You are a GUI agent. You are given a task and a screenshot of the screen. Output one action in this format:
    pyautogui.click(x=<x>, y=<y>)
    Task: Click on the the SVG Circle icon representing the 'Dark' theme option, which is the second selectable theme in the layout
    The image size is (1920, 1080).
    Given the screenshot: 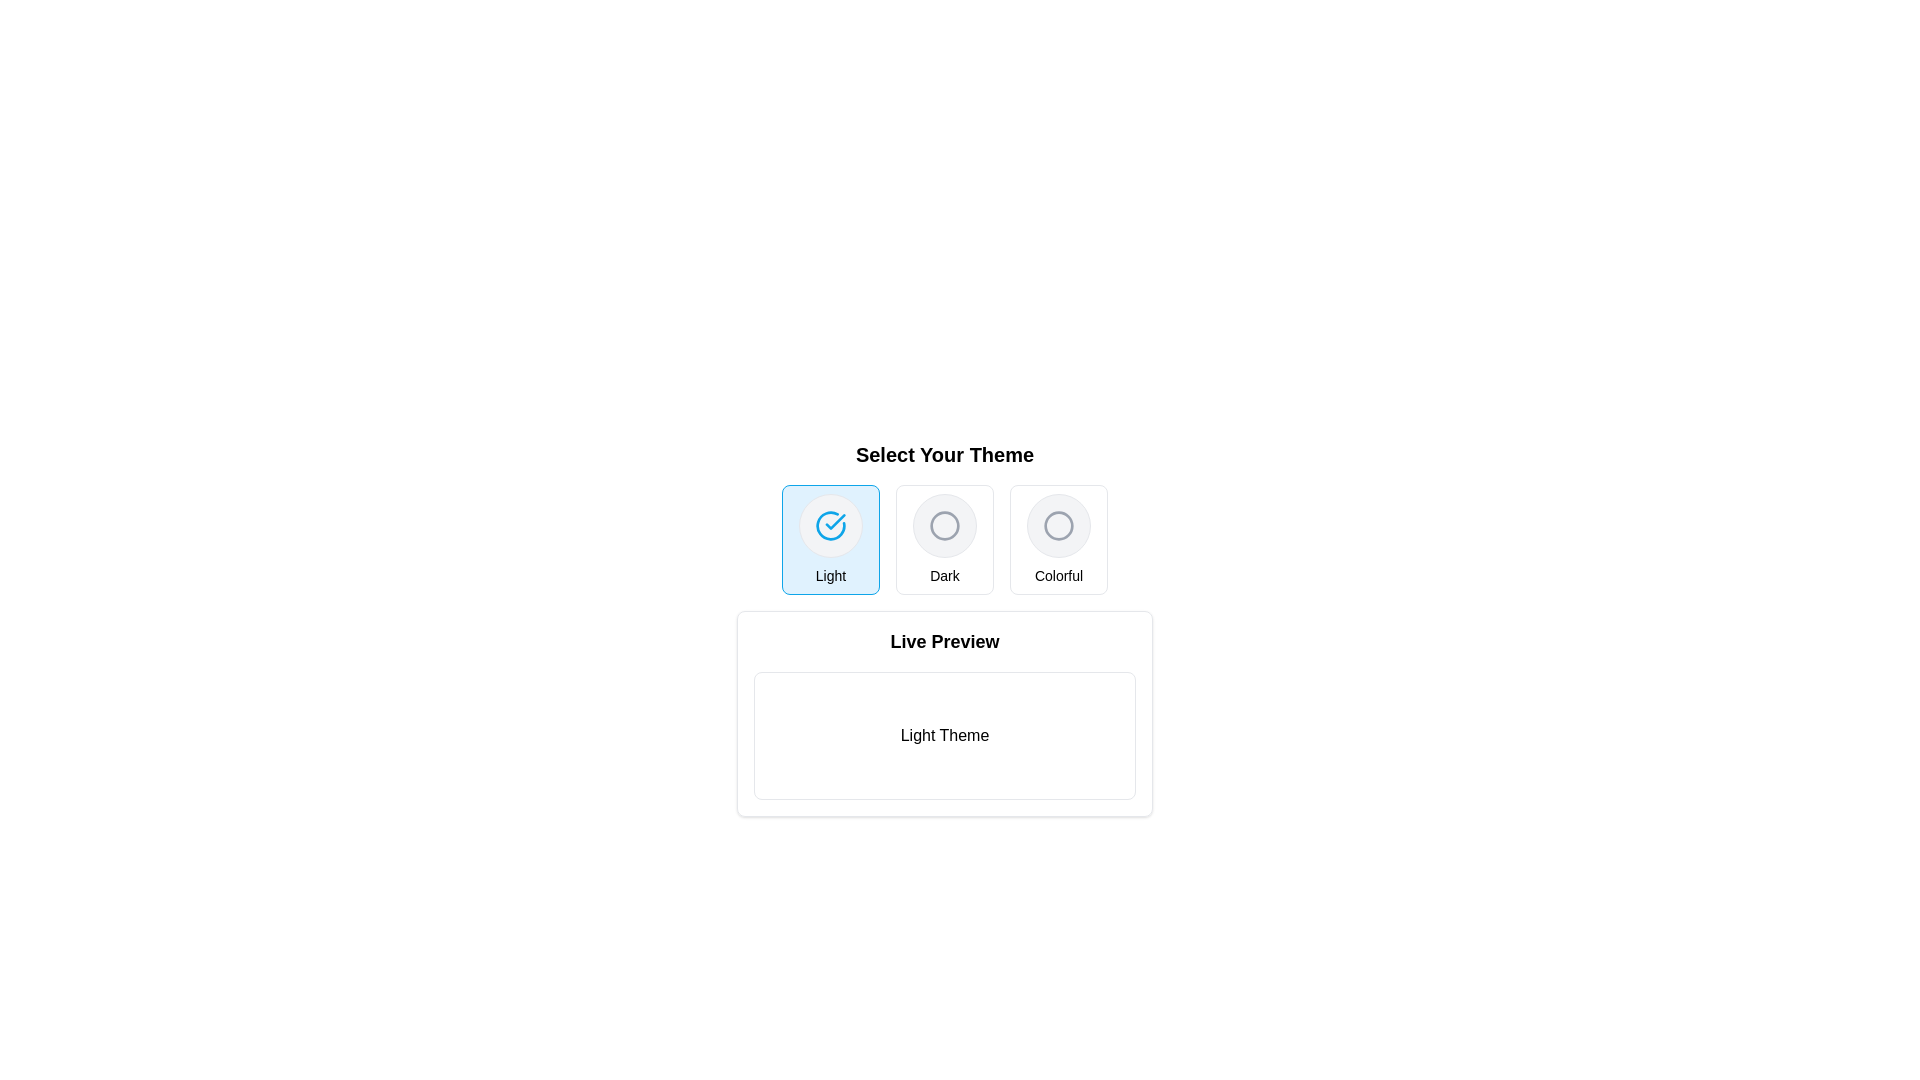 What is the action you would take?
    pyautogui.click(x=944, y=524)
    